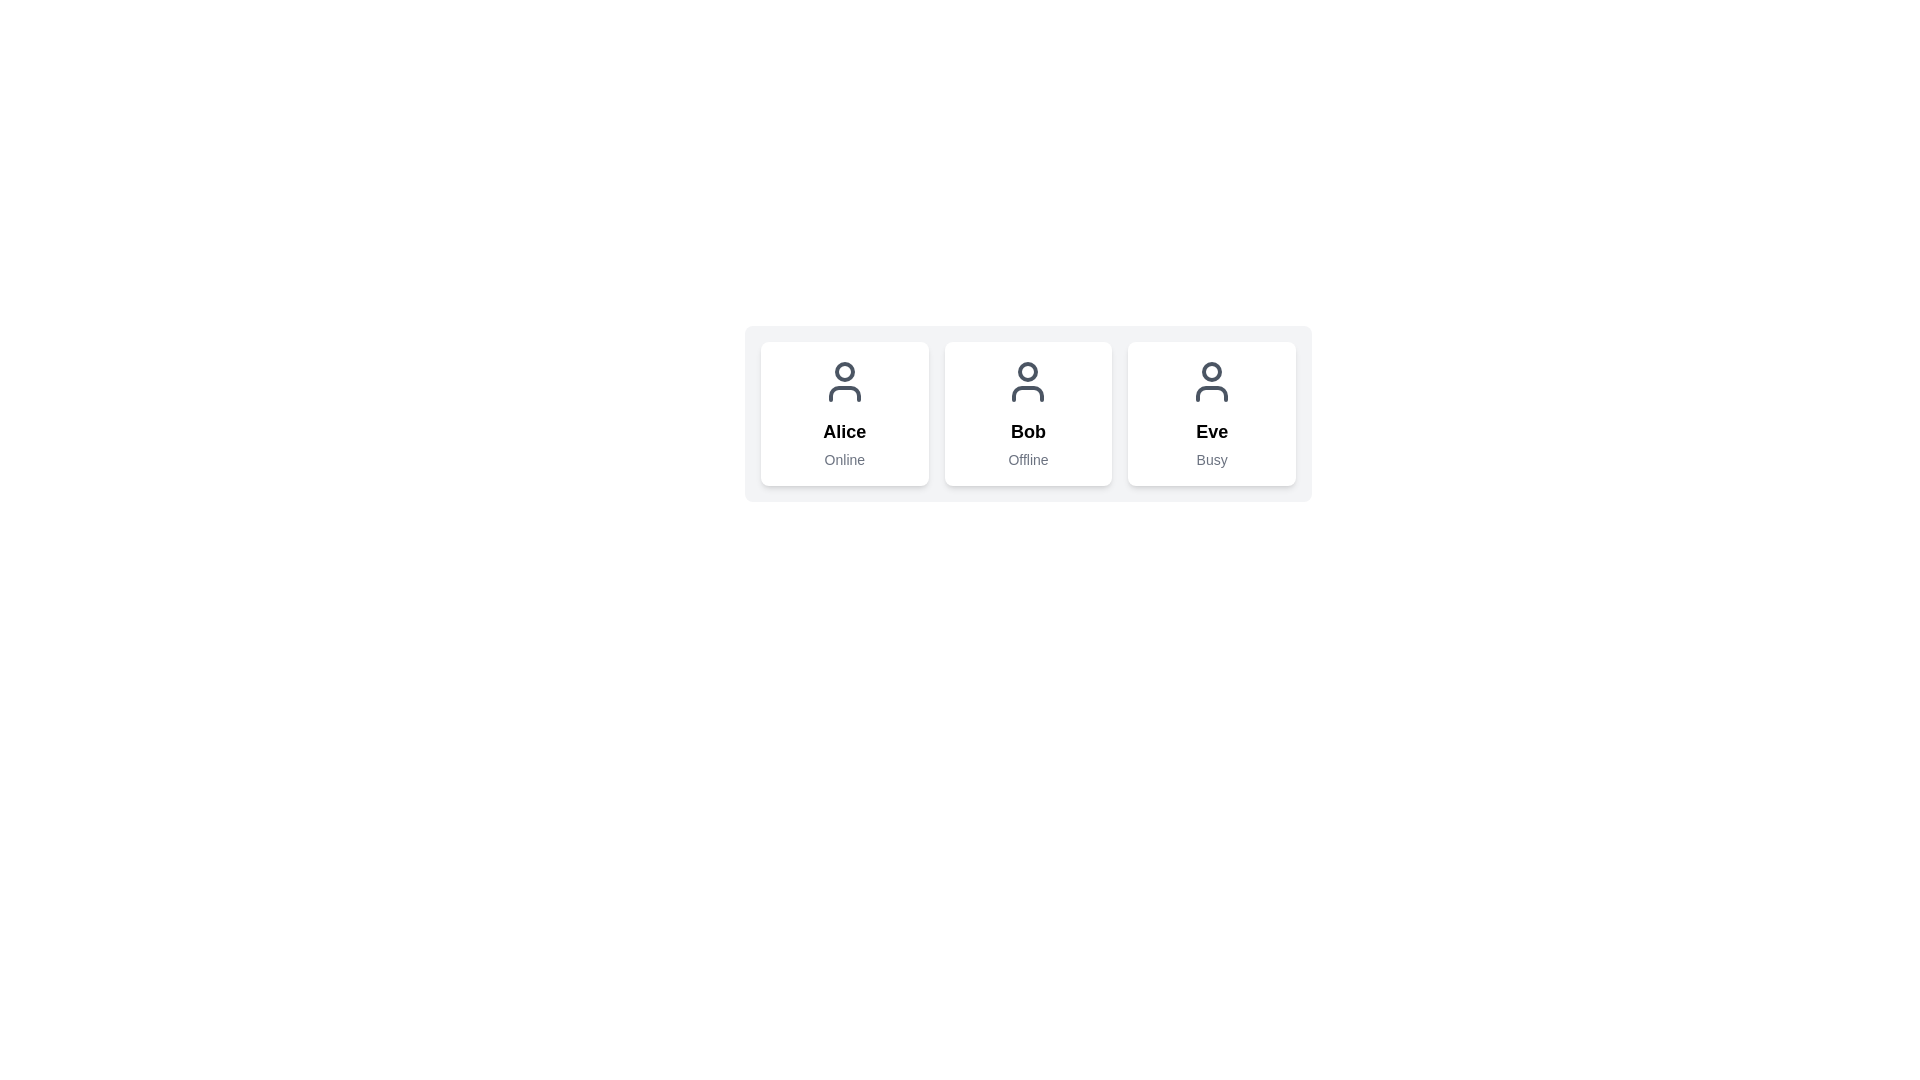 This screenshot has width=1920, height=1080. Describe the element at coordinates (844, 381) in the screenshot. I see `the user profile icon located at the top center of the card labeled 'Alice' with the status 'Online'` at that location.